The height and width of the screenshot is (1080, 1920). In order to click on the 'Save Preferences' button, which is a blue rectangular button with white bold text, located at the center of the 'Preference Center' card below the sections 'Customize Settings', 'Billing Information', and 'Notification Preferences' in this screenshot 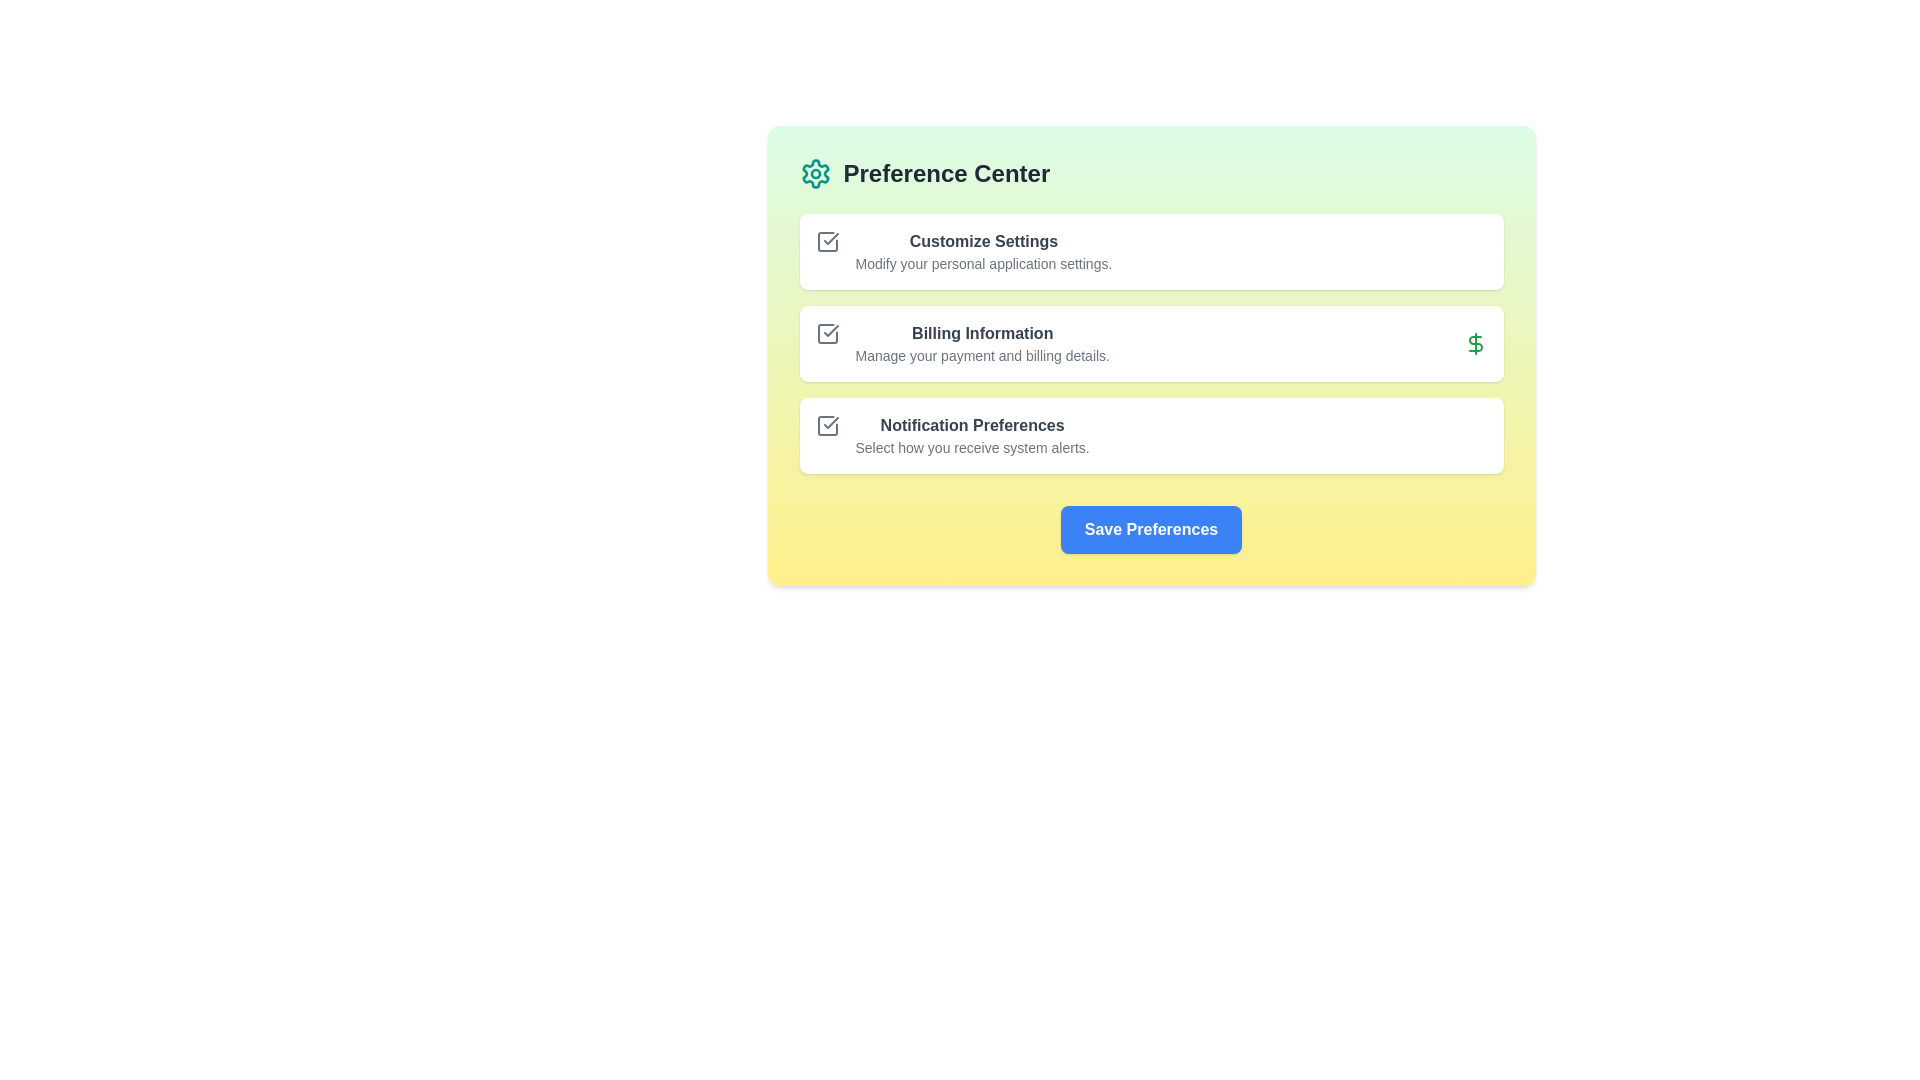, I will do `click(1151, 528)`.